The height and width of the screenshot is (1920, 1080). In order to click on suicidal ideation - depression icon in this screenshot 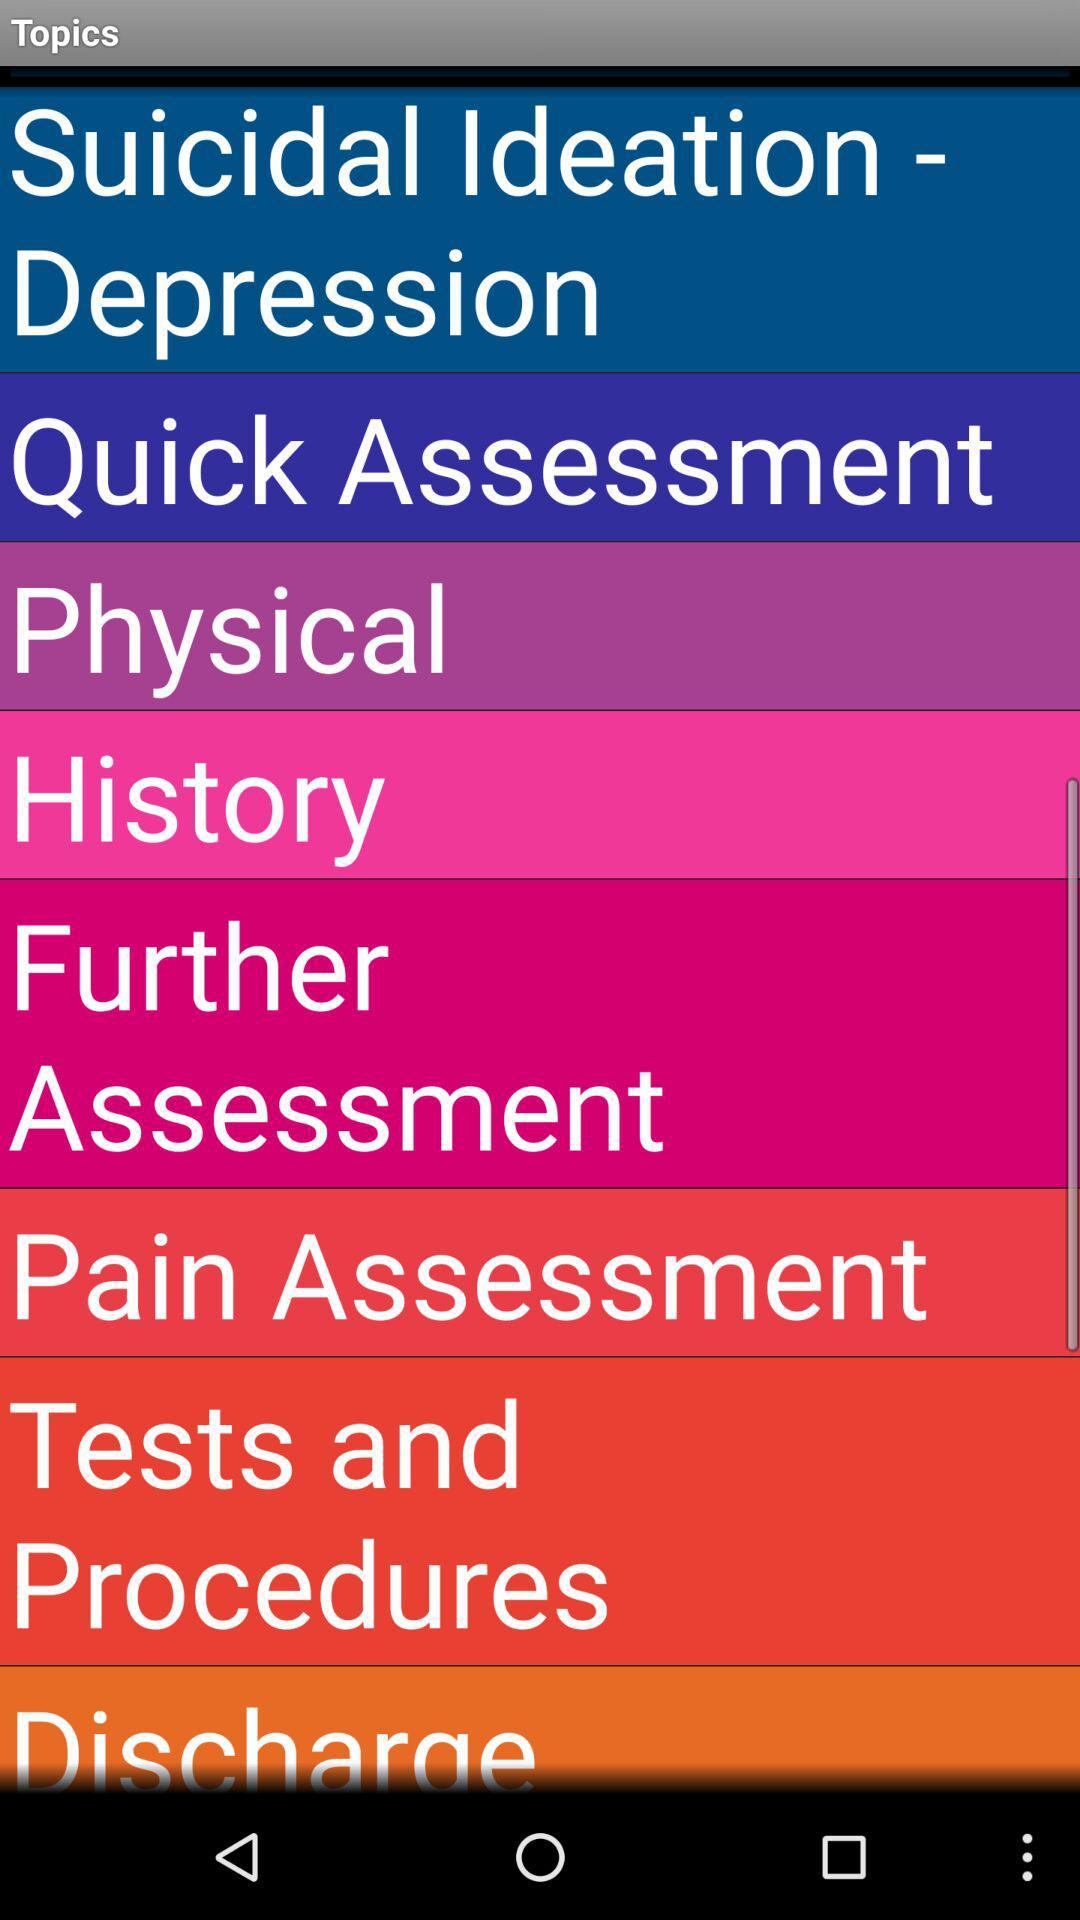, I will do `click(540, 219)`.